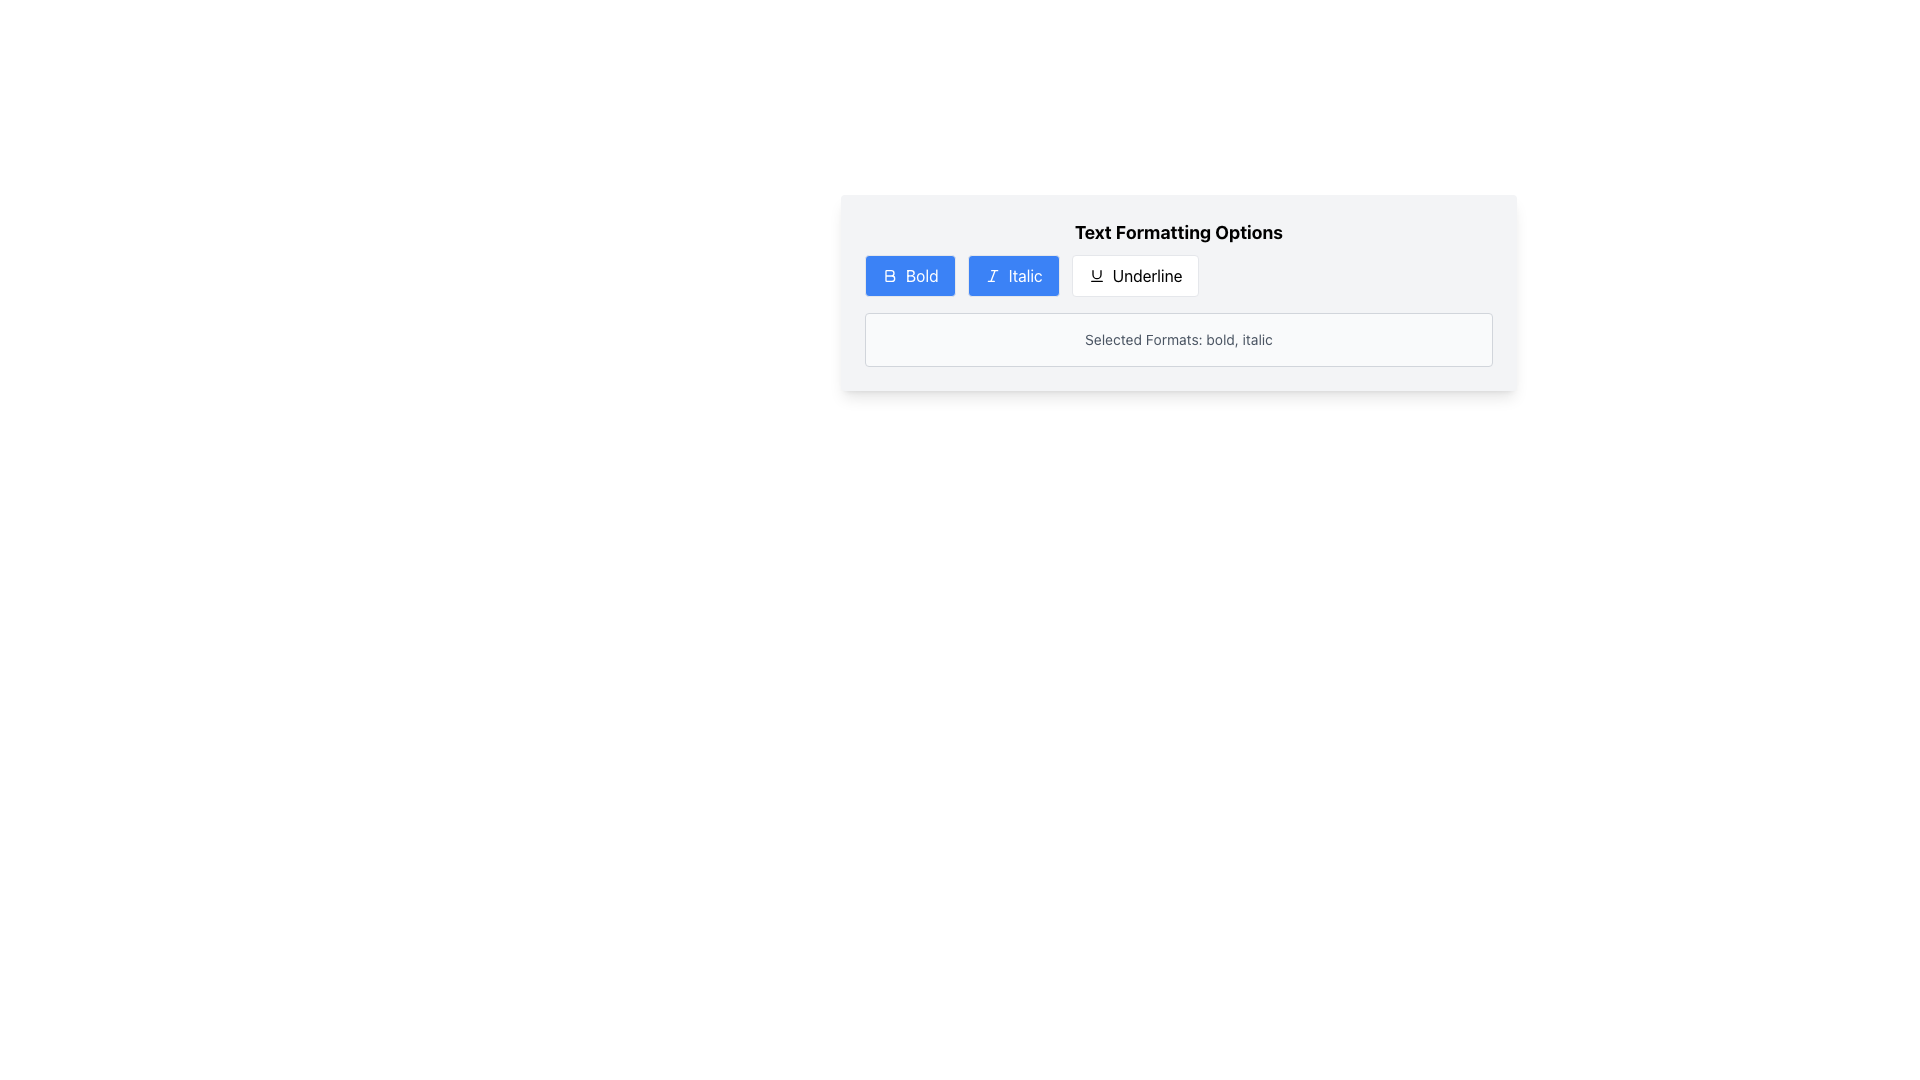 The image size is (1920, 1080). Describe the element at coordinates (888, 276) in the screenshot. I see `the bold 'B' icon within the blue 'Bold' button` at that location.